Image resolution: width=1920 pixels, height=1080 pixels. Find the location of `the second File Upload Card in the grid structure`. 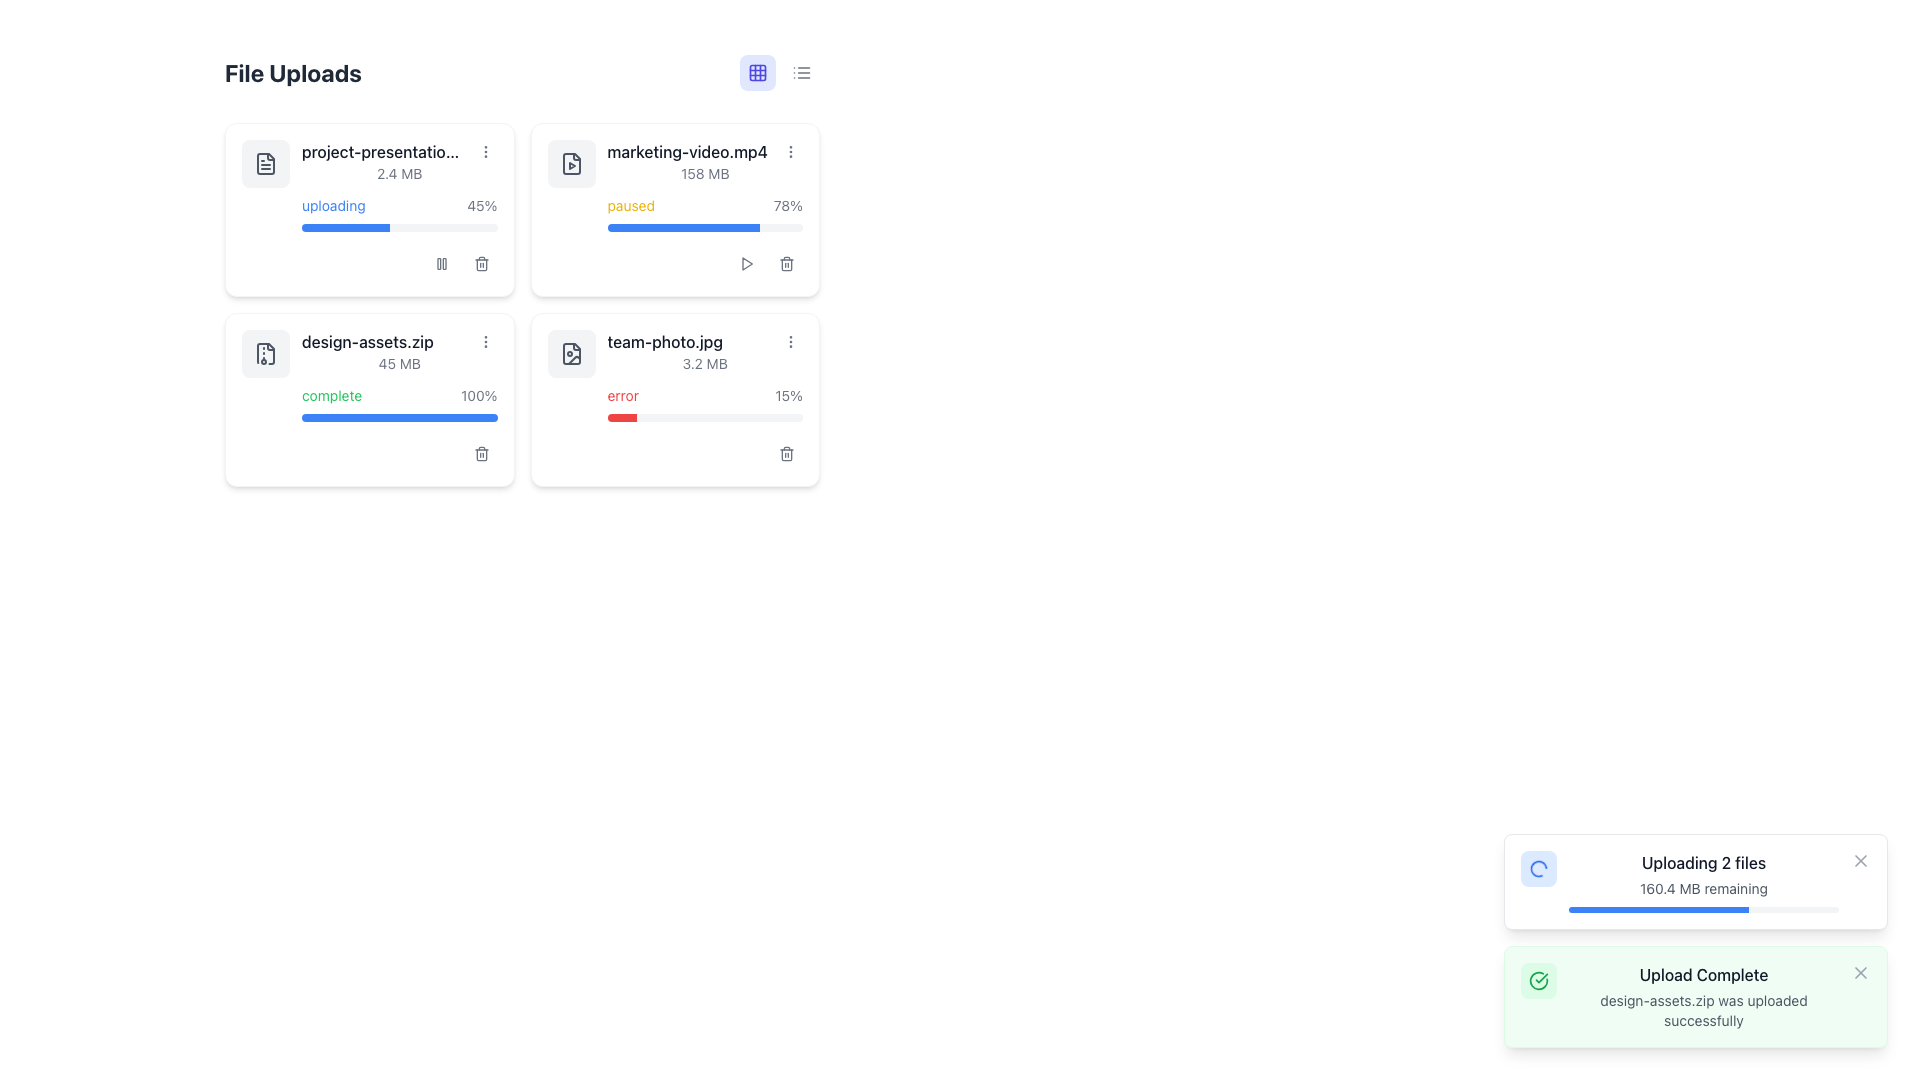

the second File Upload Card in the grid structure is located at coordinates (675, 209).